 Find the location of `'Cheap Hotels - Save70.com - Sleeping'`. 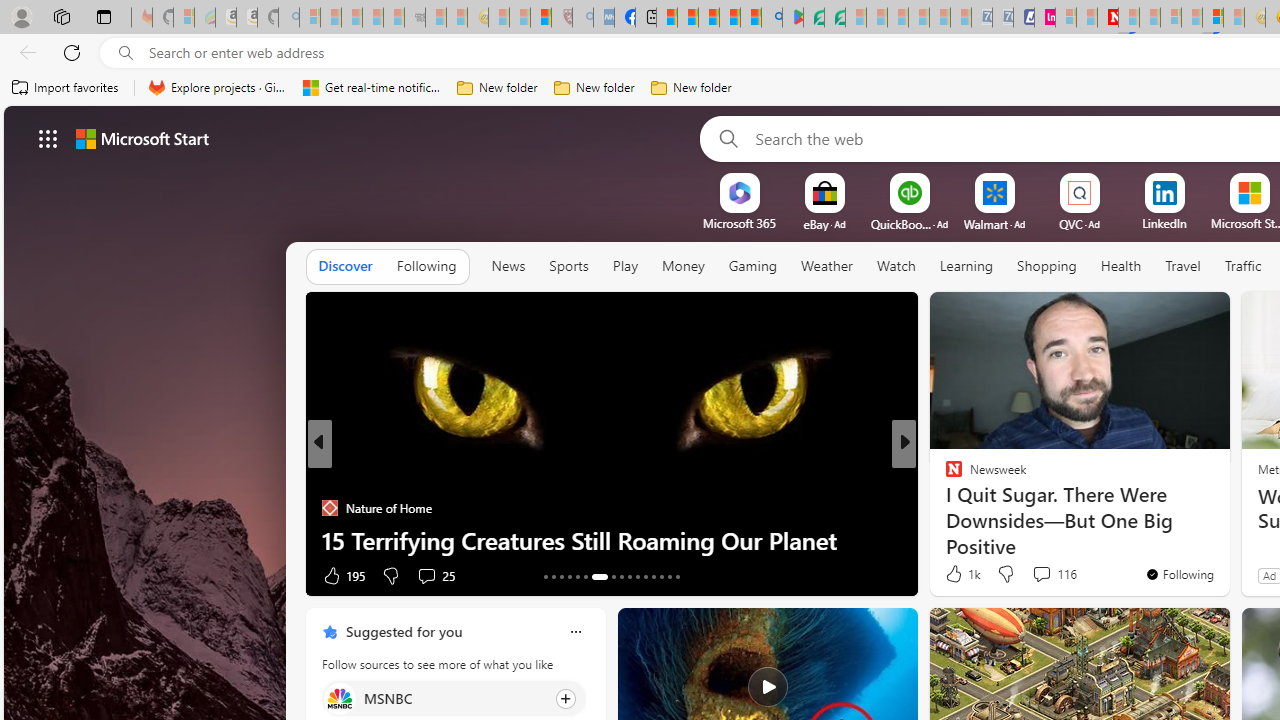

'Cheap Hotels - Save70.com - Sleeping' is located at coordinates (1002, 17).